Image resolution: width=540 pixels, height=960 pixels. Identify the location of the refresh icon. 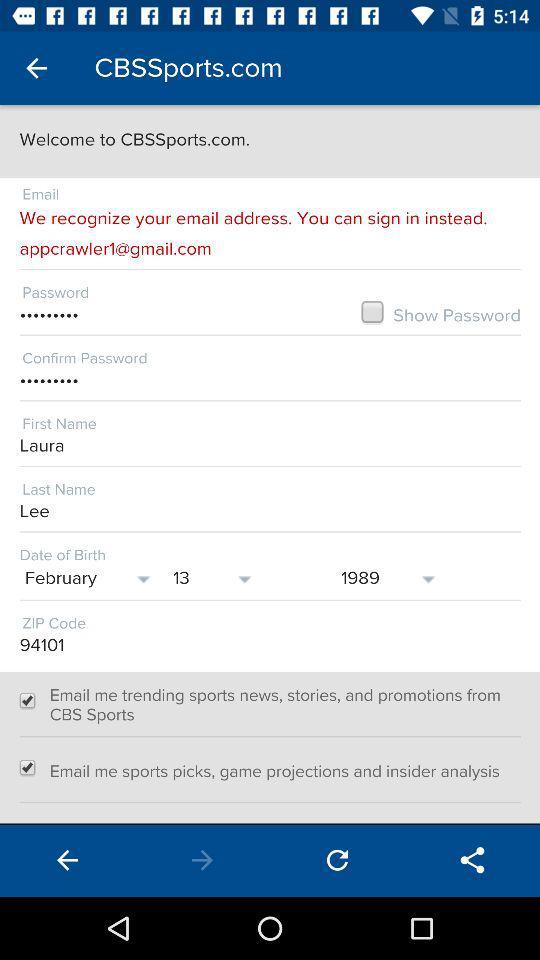
(337, 859).